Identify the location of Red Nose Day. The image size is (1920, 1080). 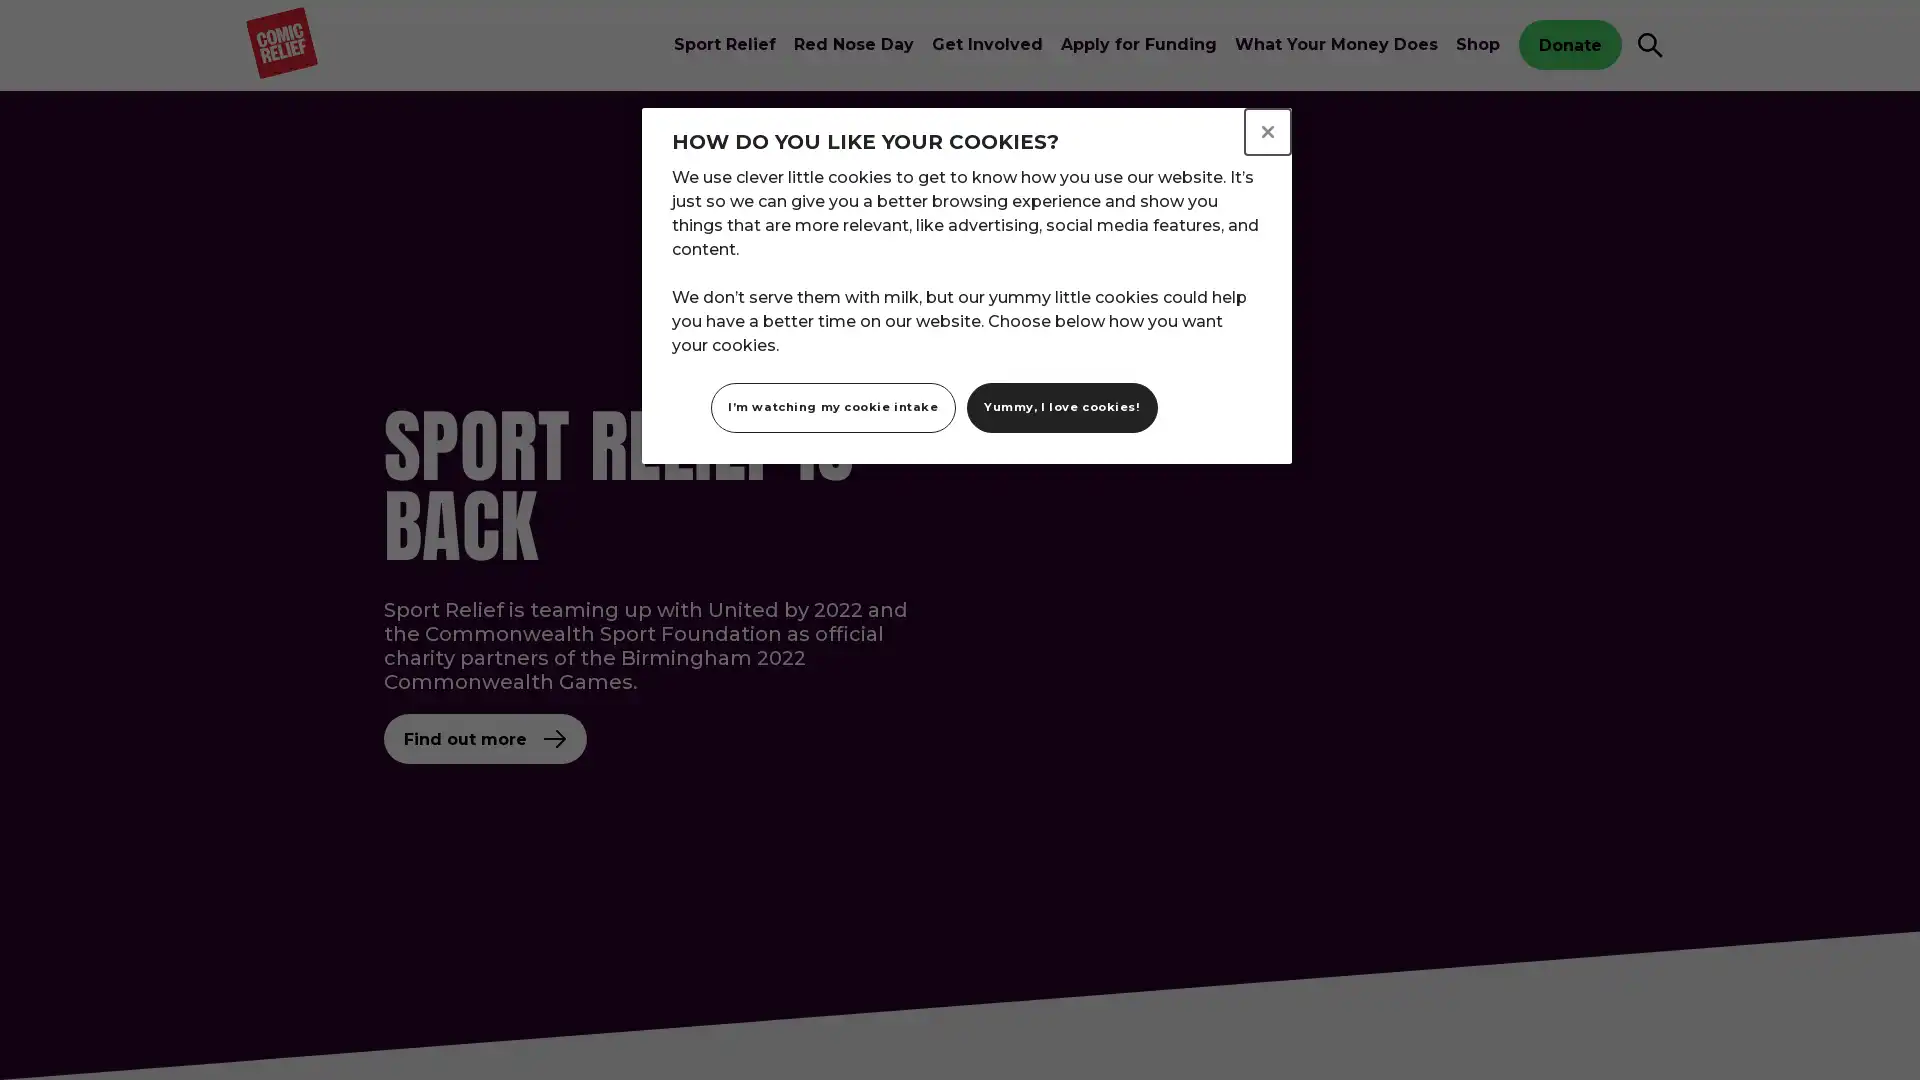
(854, 45).